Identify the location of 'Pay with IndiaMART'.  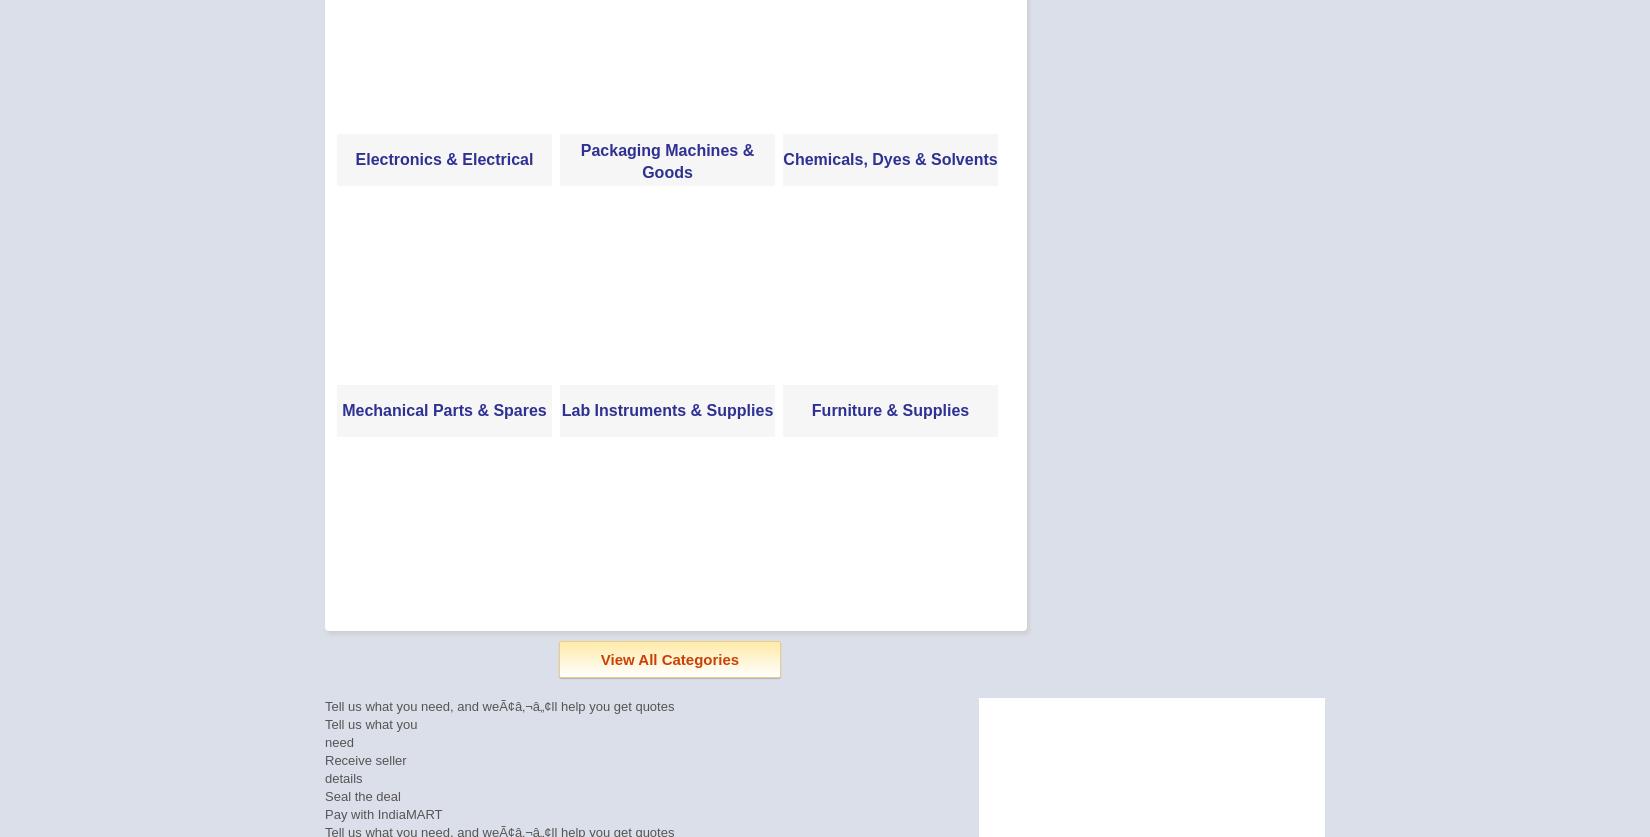
(383, 813).